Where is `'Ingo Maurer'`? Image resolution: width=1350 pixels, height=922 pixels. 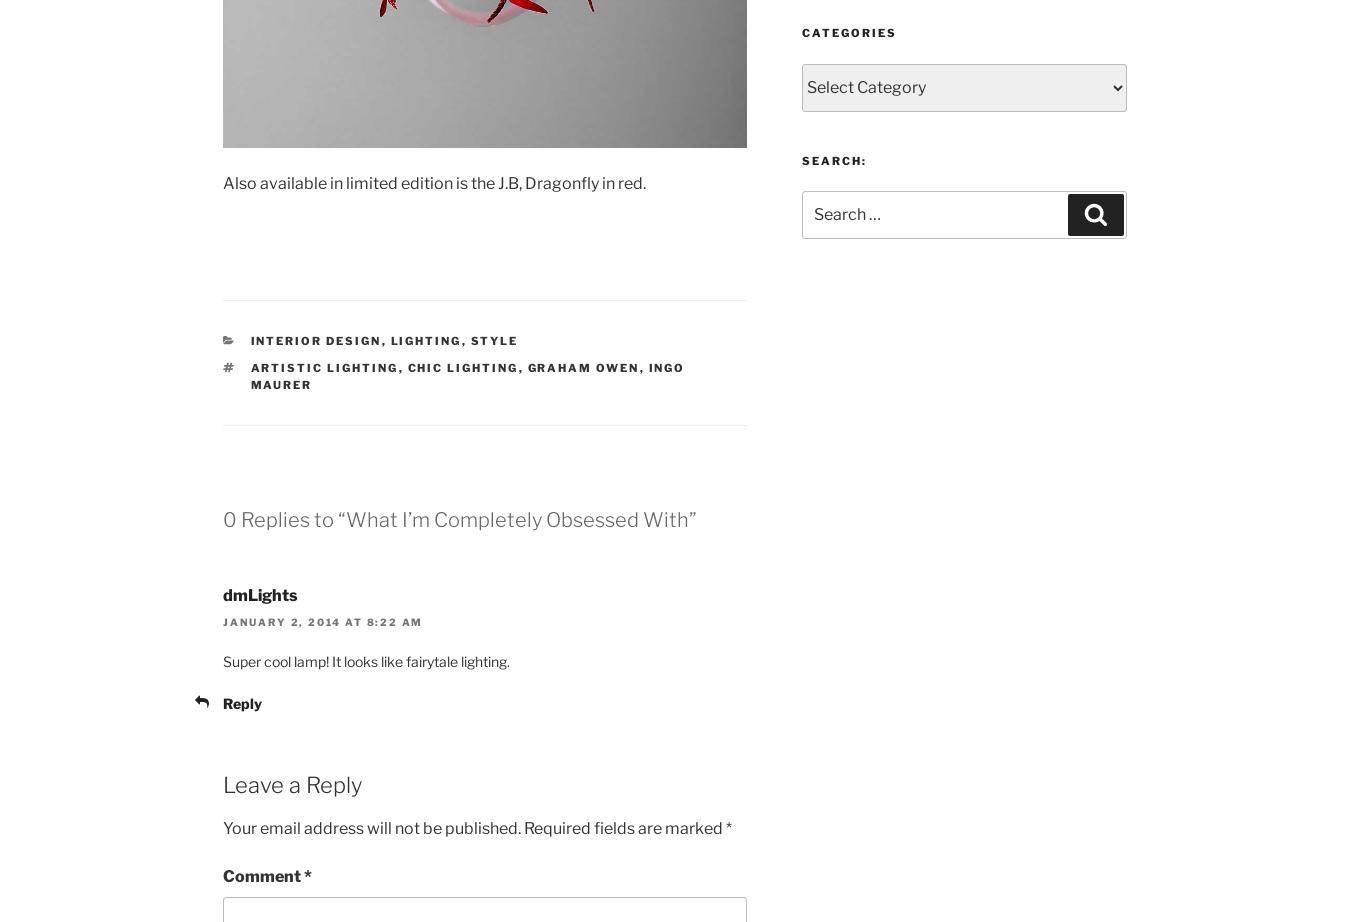
'Ingo Maurer' is located at coordinates (466, 374).